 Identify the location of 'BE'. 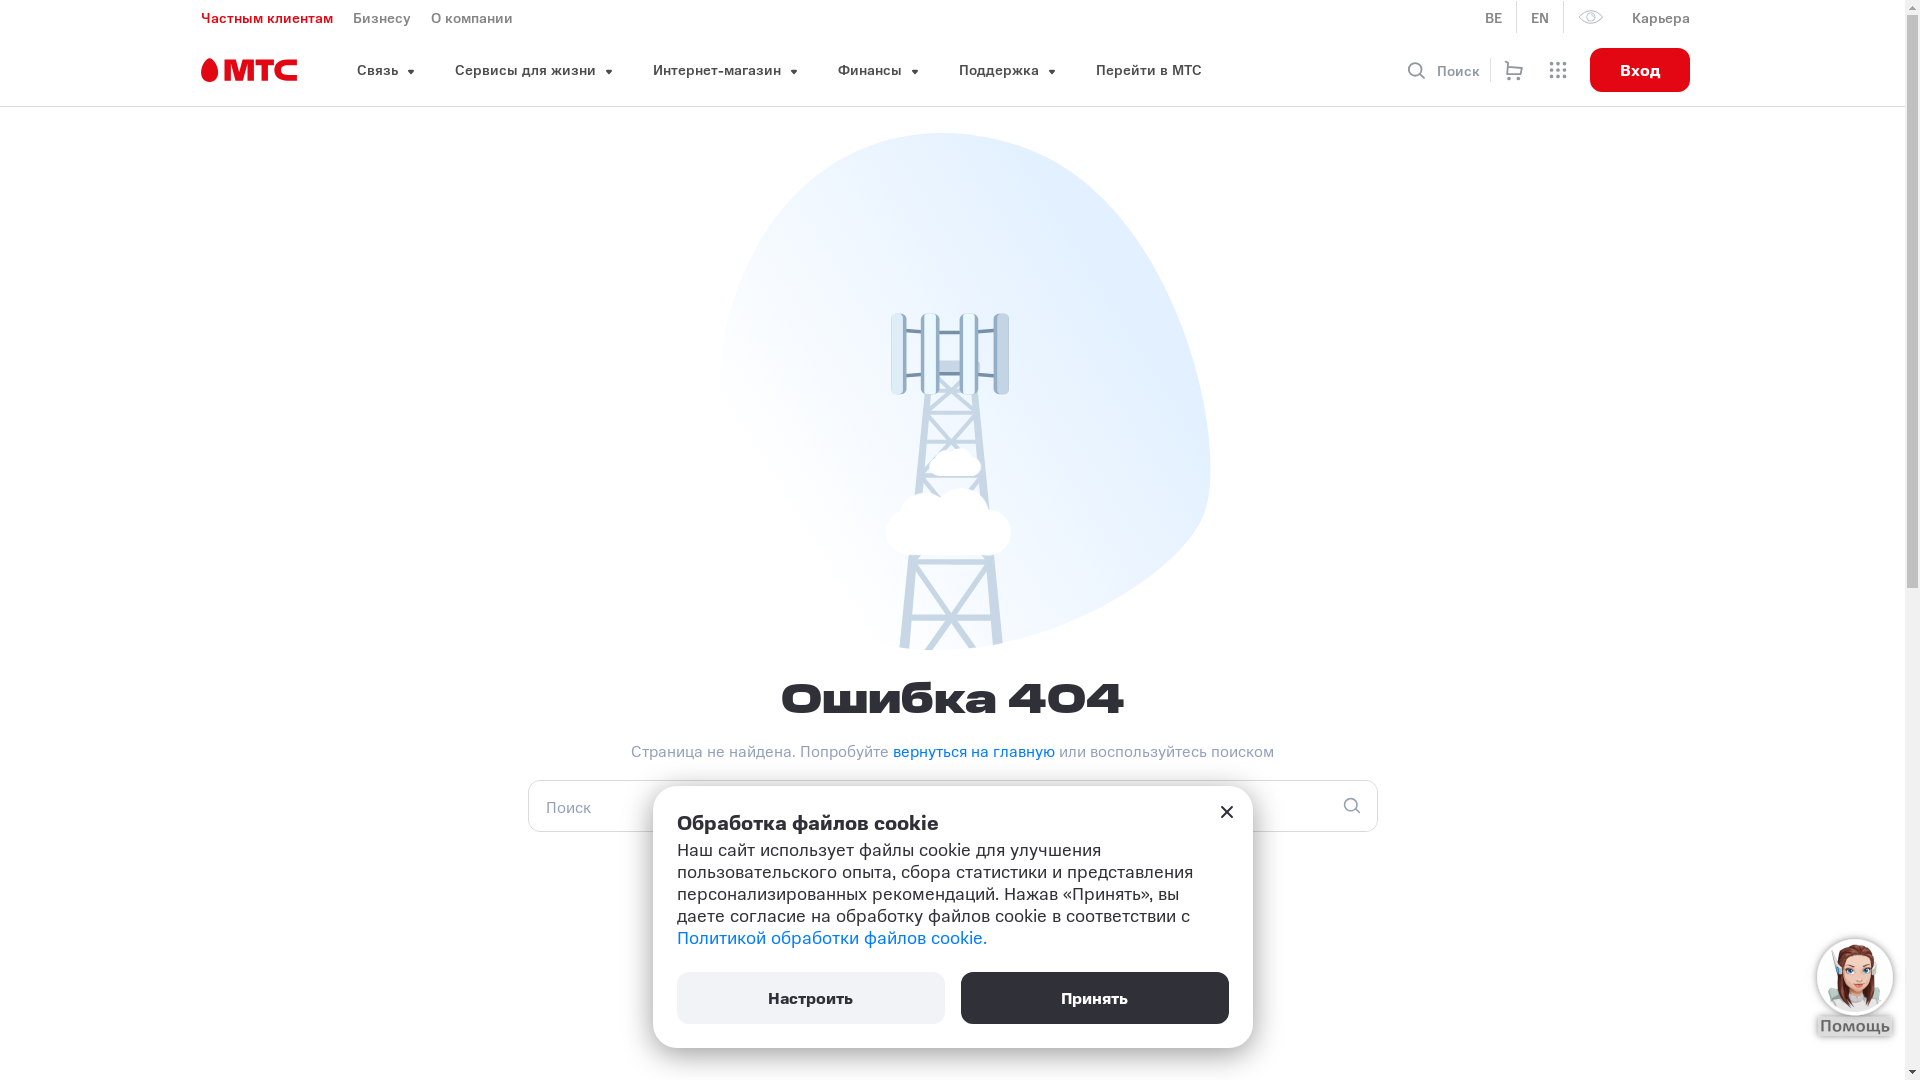
(1493, 16).